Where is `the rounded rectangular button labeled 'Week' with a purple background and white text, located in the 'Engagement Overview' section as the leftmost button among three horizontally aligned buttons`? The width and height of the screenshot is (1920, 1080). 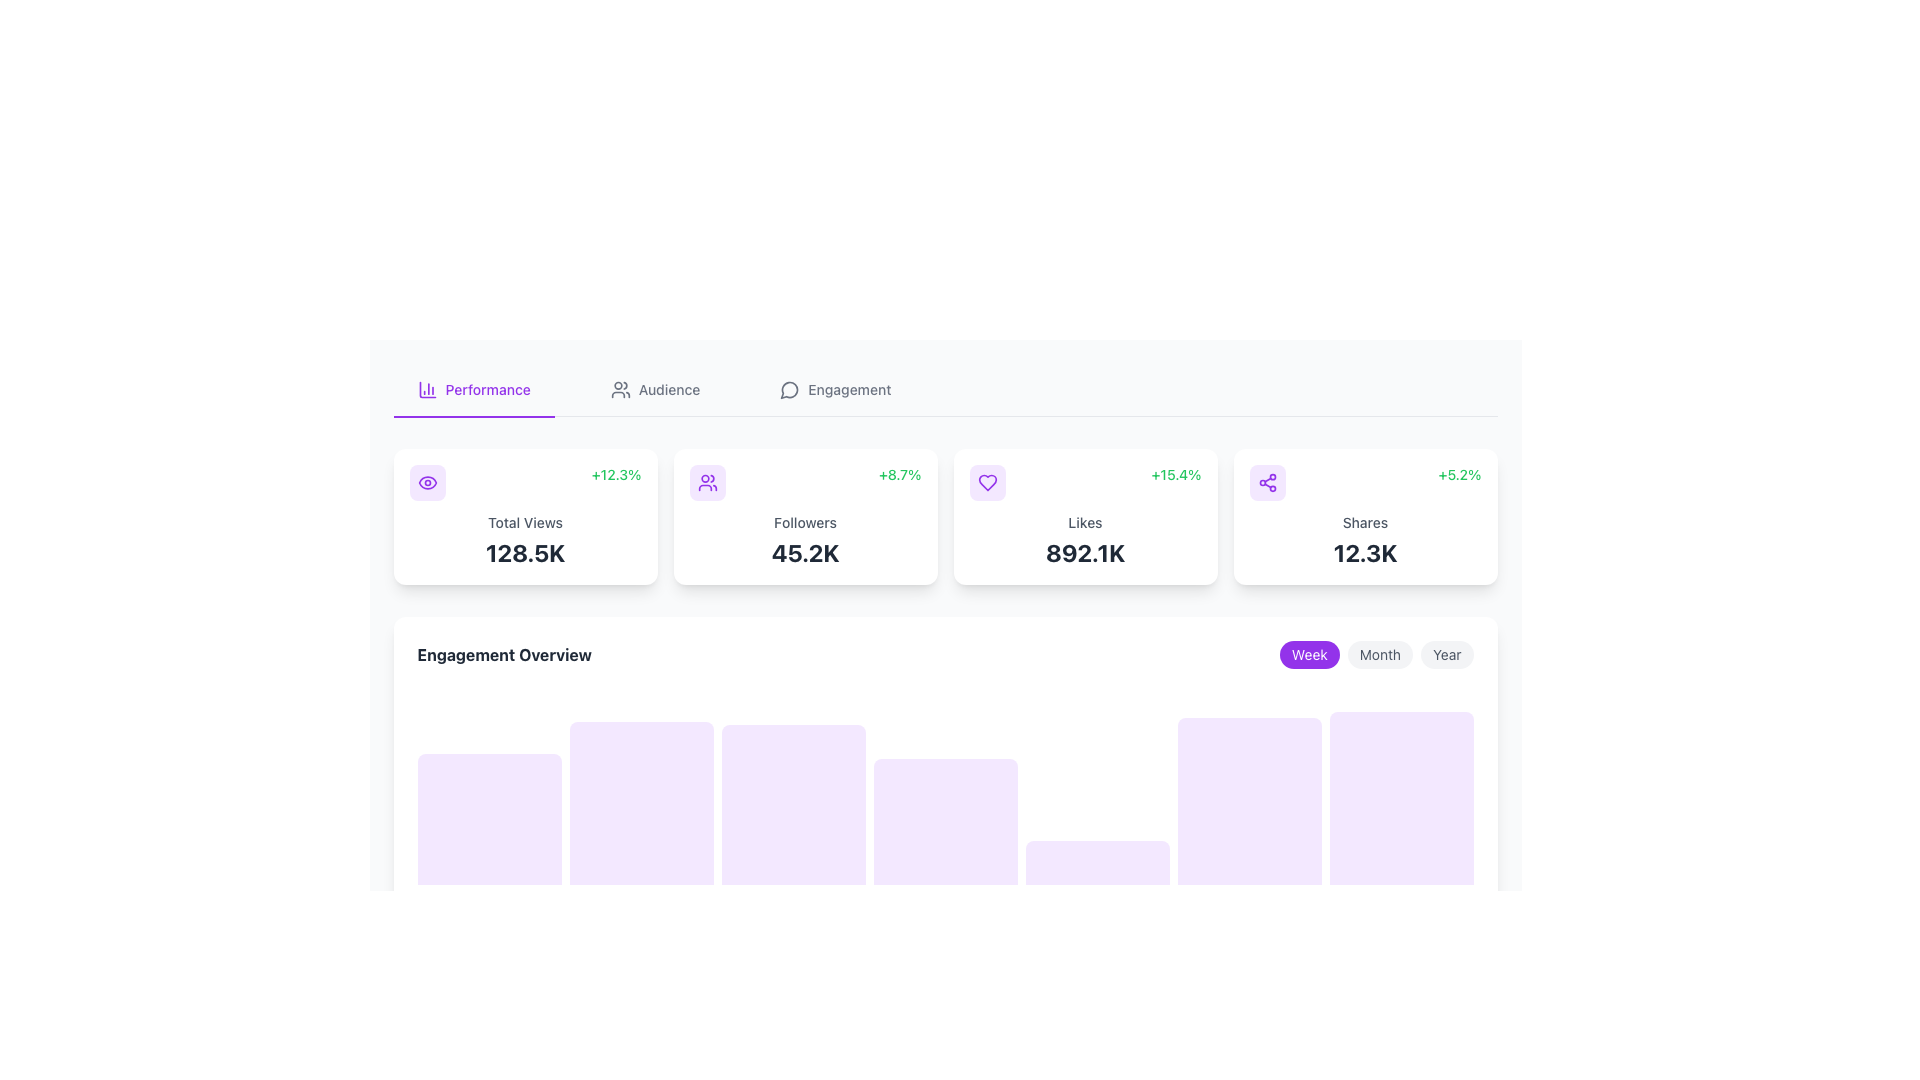 the rounded rectangular button labeled 'Week' with a purple background and white text, located in the 'Engagement Overview' section as the leftmost button among three horizontally aligned buttons is located at coordinates (1309, 655).